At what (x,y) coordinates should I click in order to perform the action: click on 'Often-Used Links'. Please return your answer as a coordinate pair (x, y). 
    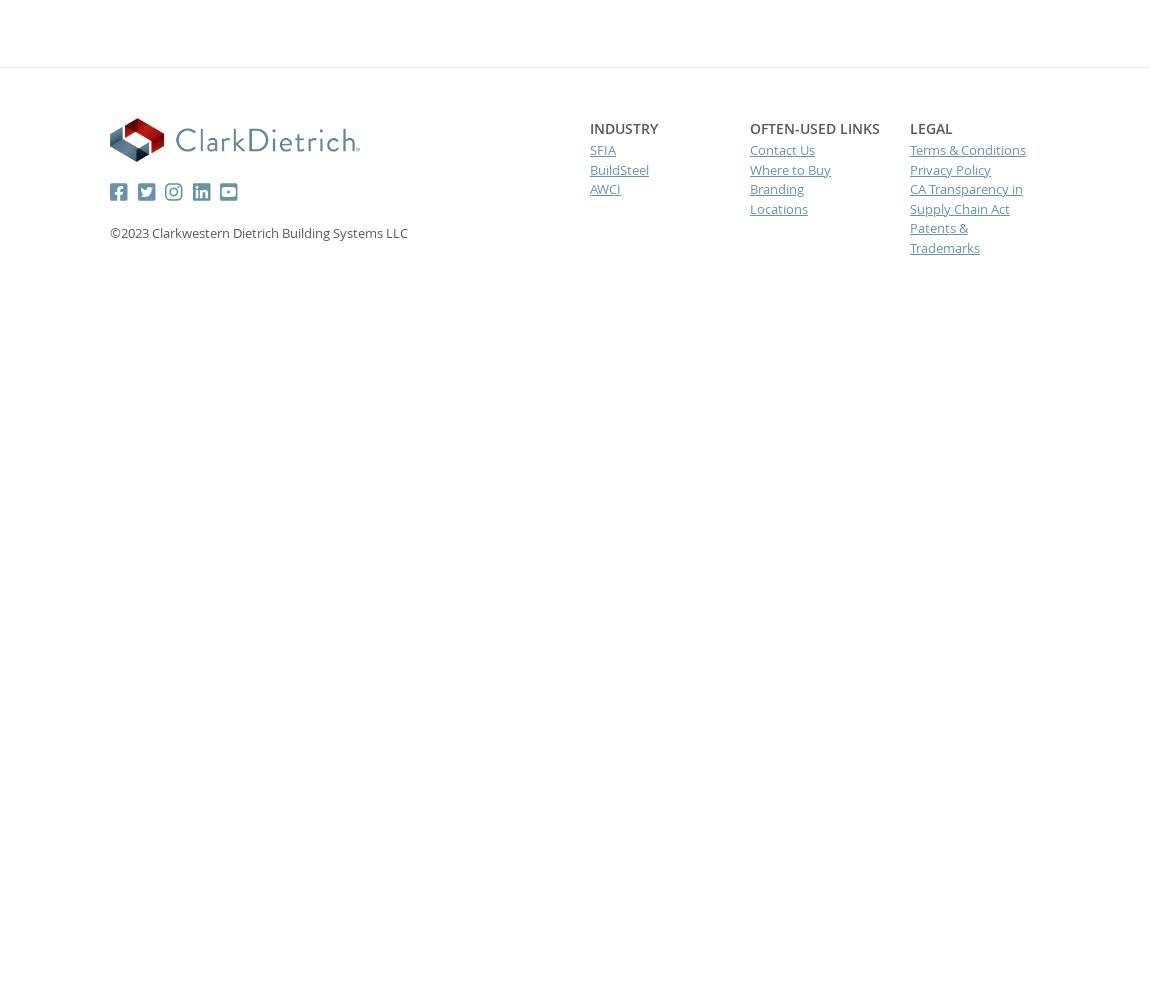
    Looking at the image, I should click on (812, 128).